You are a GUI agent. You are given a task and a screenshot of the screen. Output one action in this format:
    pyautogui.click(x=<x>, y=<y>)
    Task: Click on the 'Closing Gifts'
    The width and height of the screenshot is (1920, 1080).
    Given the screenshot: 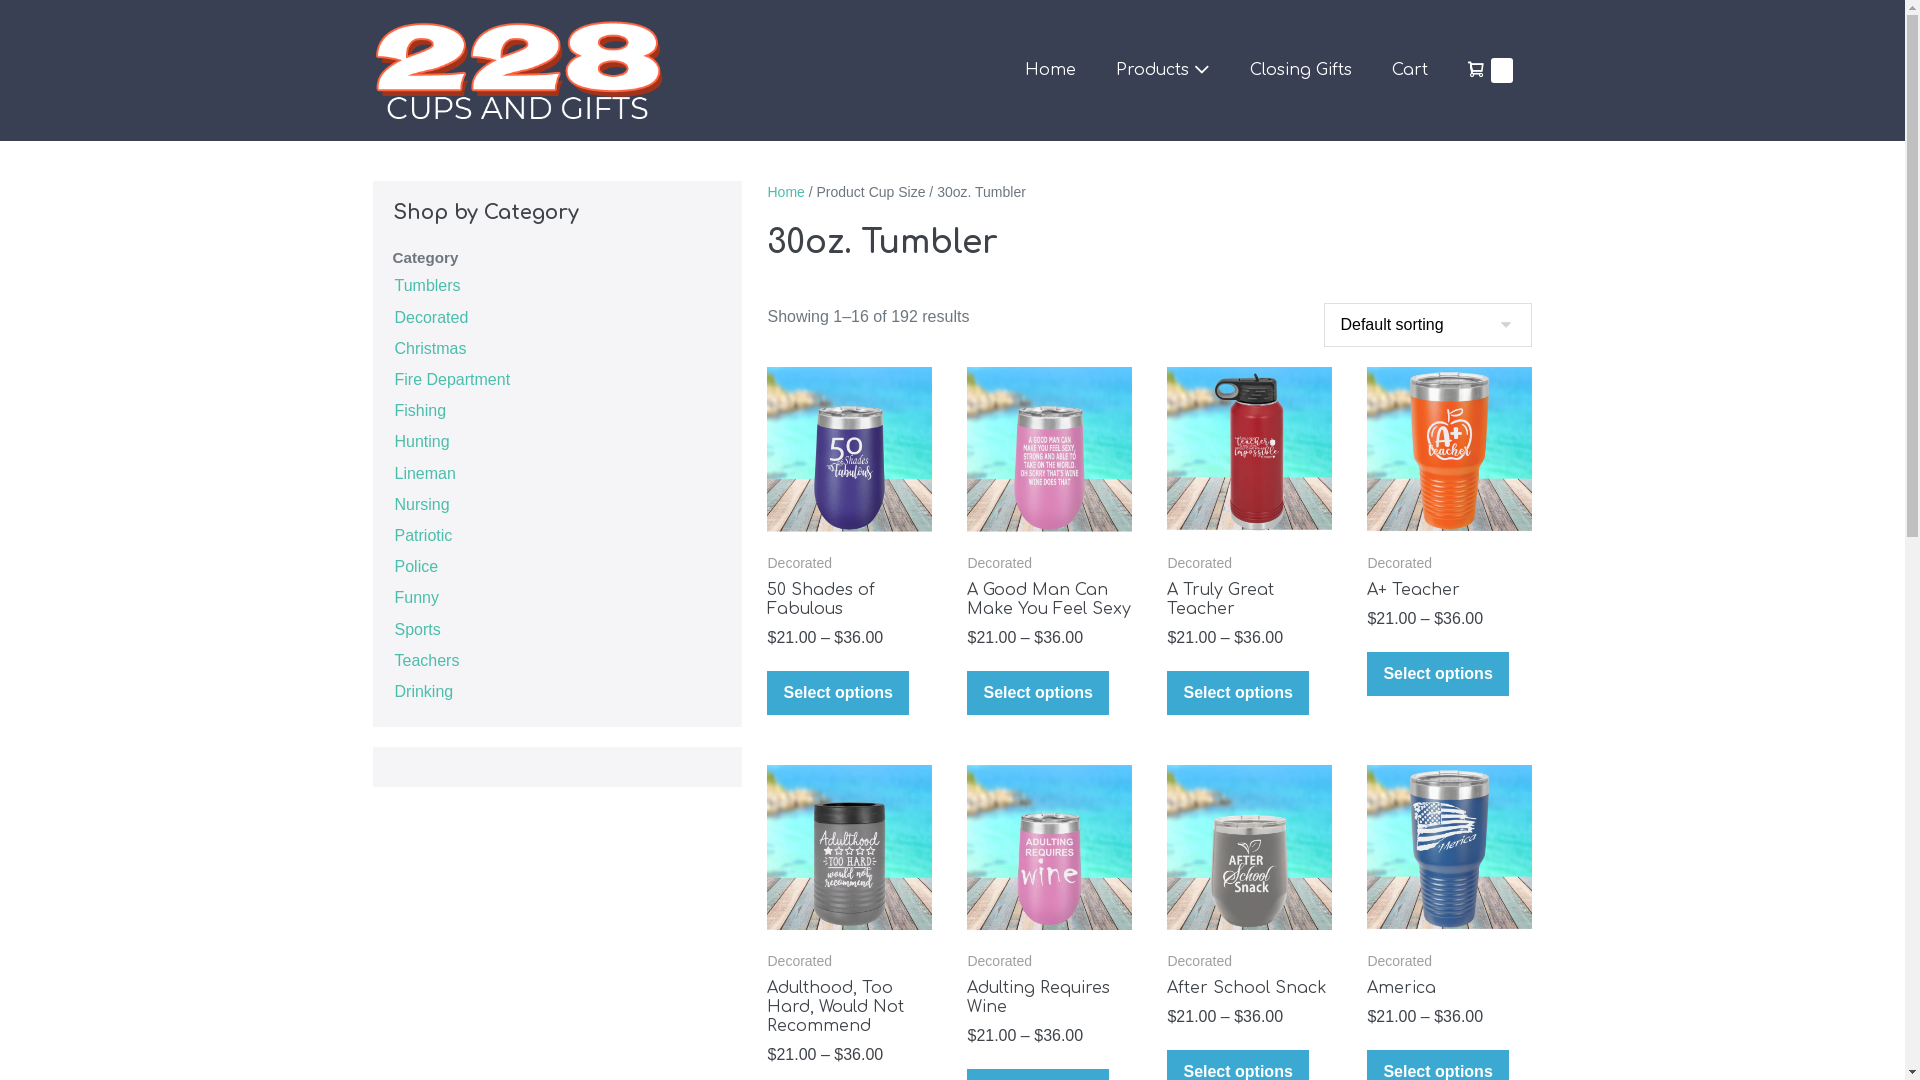 What is the action you would take?
    pyautogui.click(x=1300, y=69)
    